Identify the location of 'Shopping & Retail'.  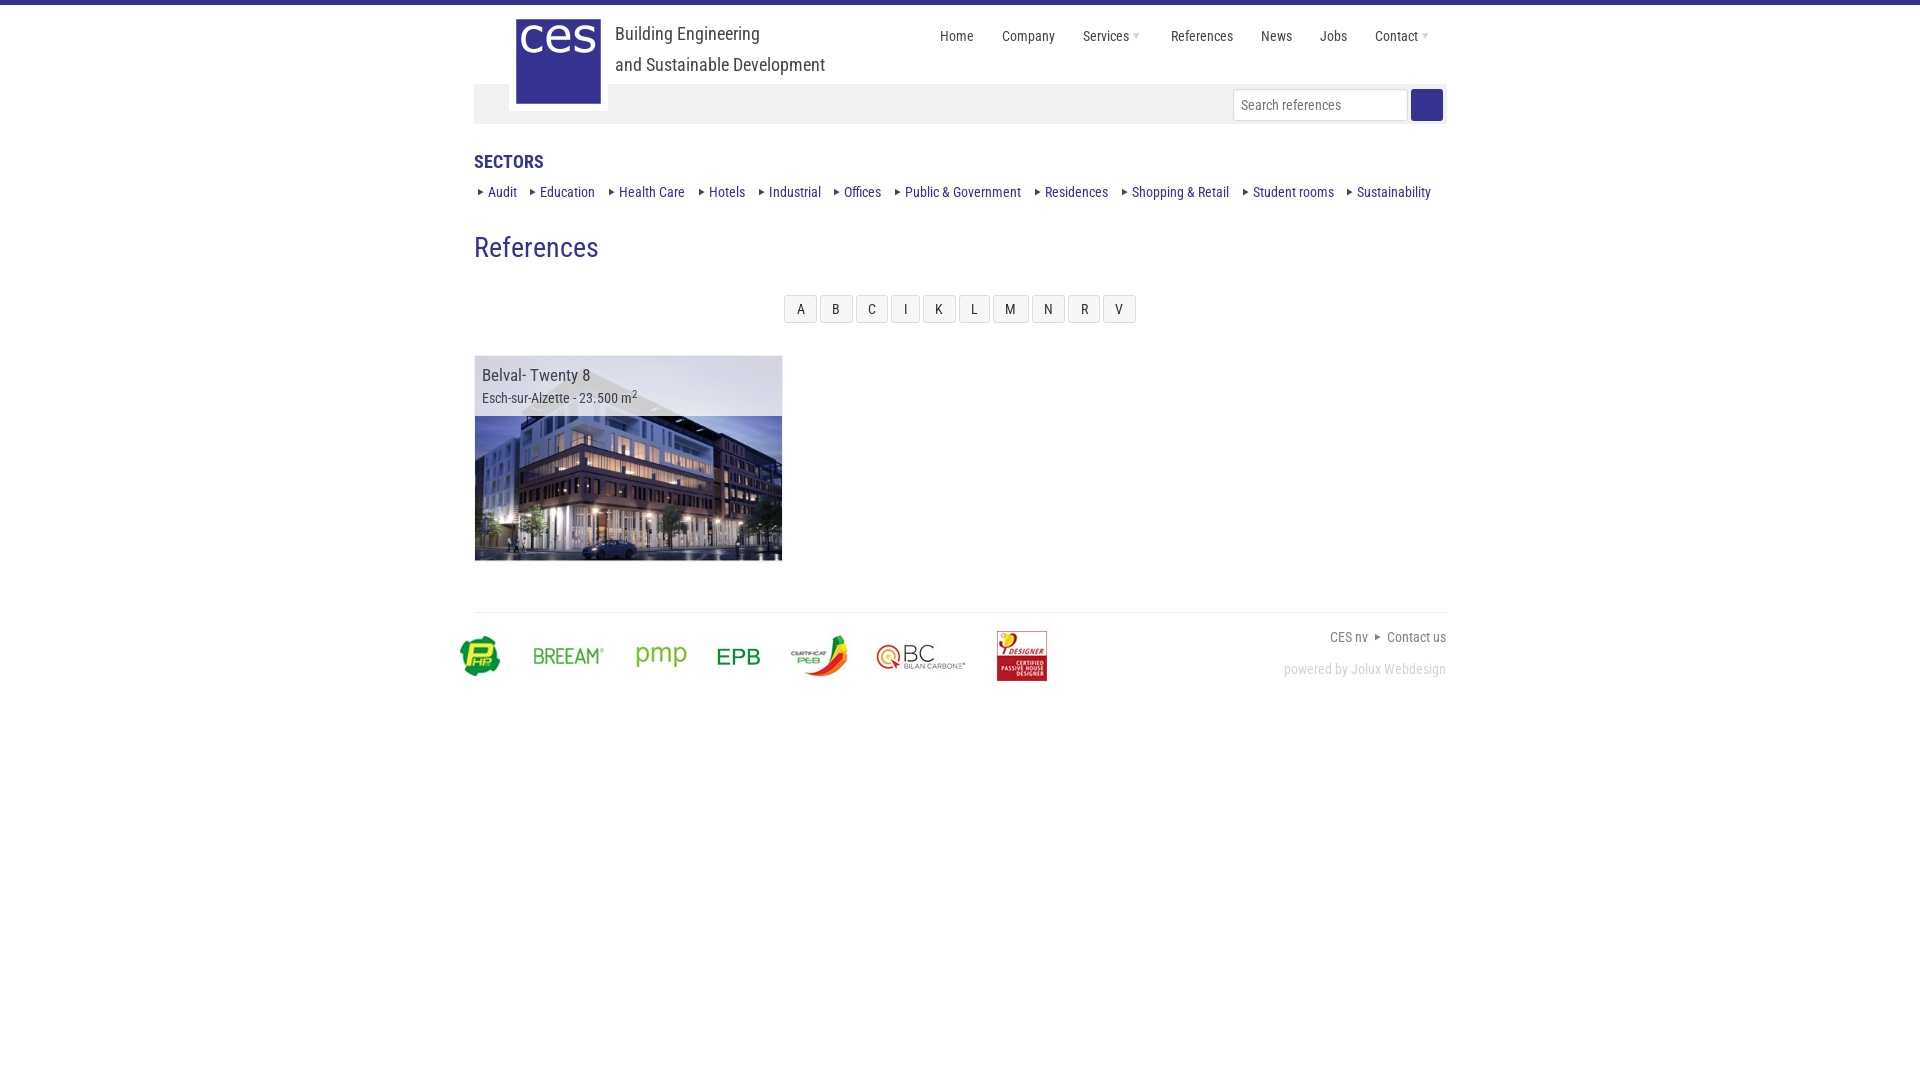
(1180, 192).